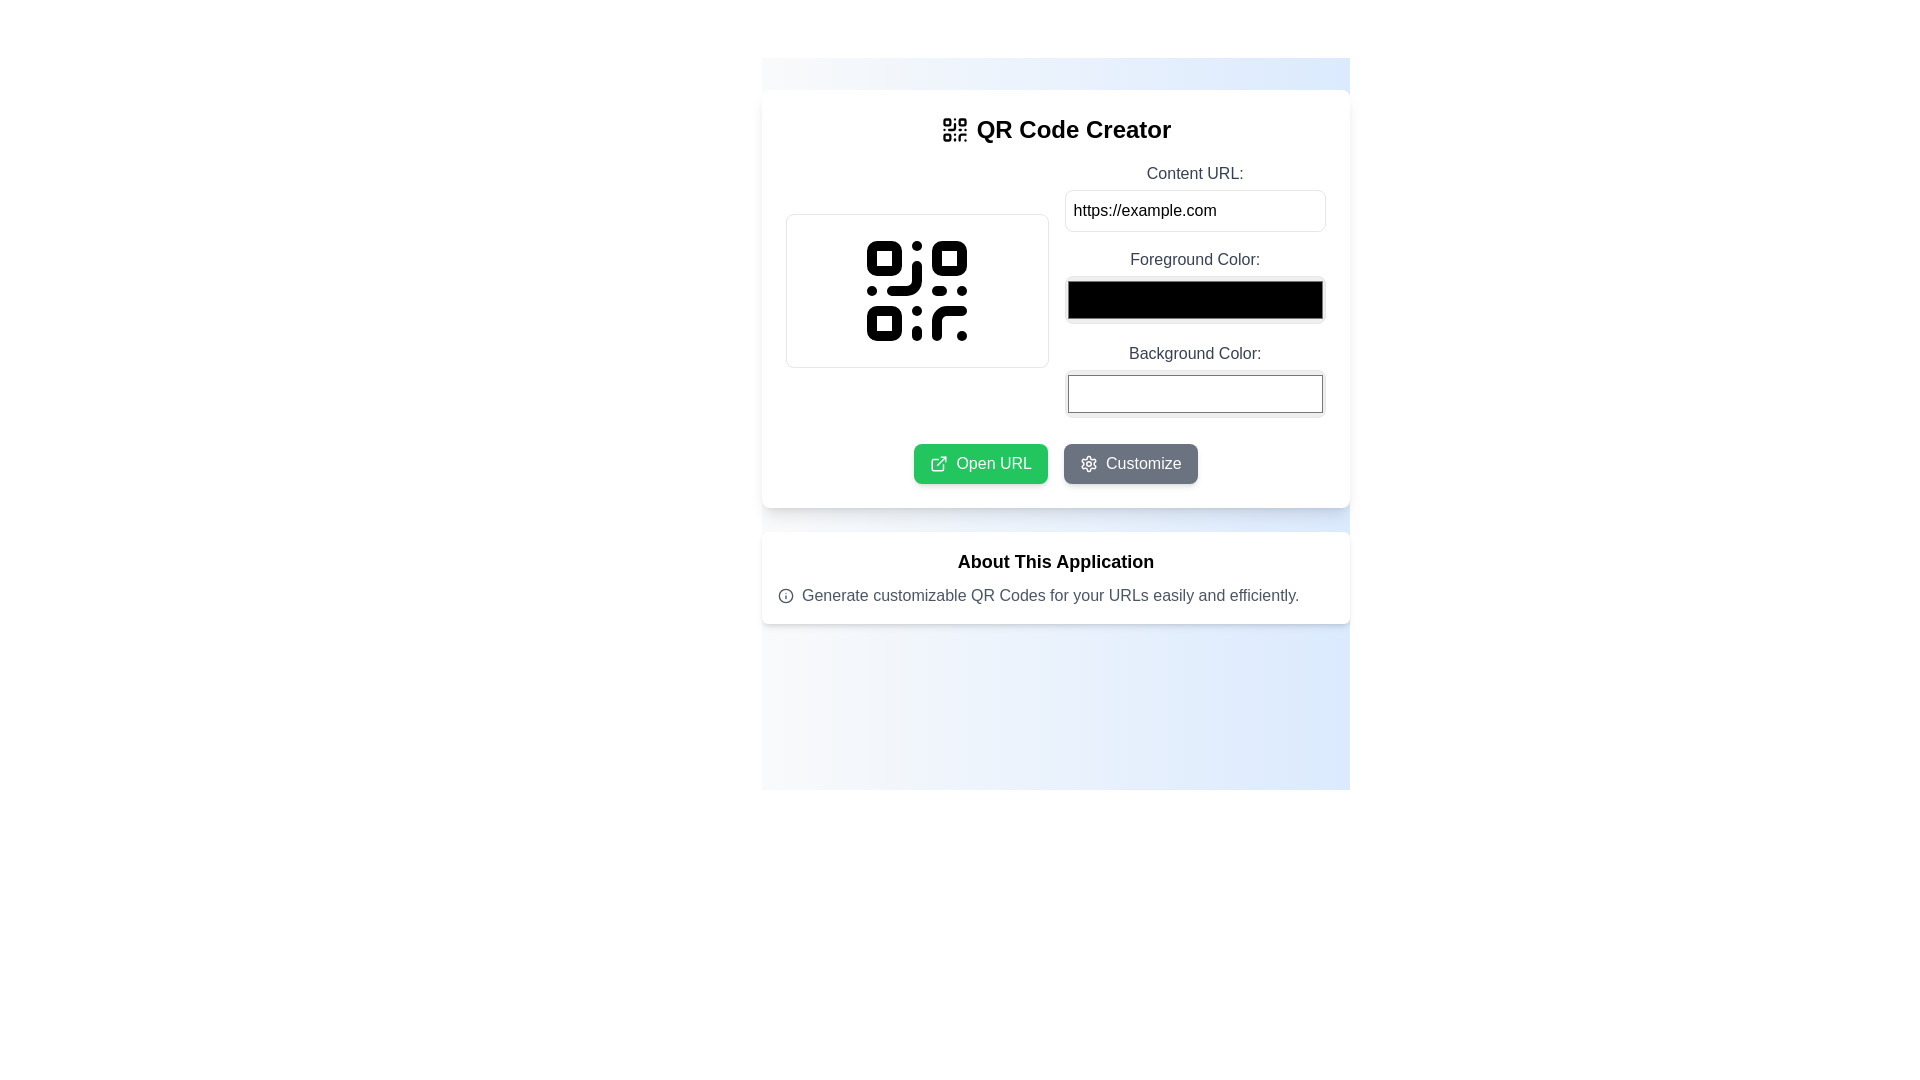 The height and width of the screenshot is (1080, 1920). What do you see at coordinates (1195, 290) in the screenshot?
I see `the Color Picker located beneath the 'Foreground Color:' label` at bounding box center [1195, 290].